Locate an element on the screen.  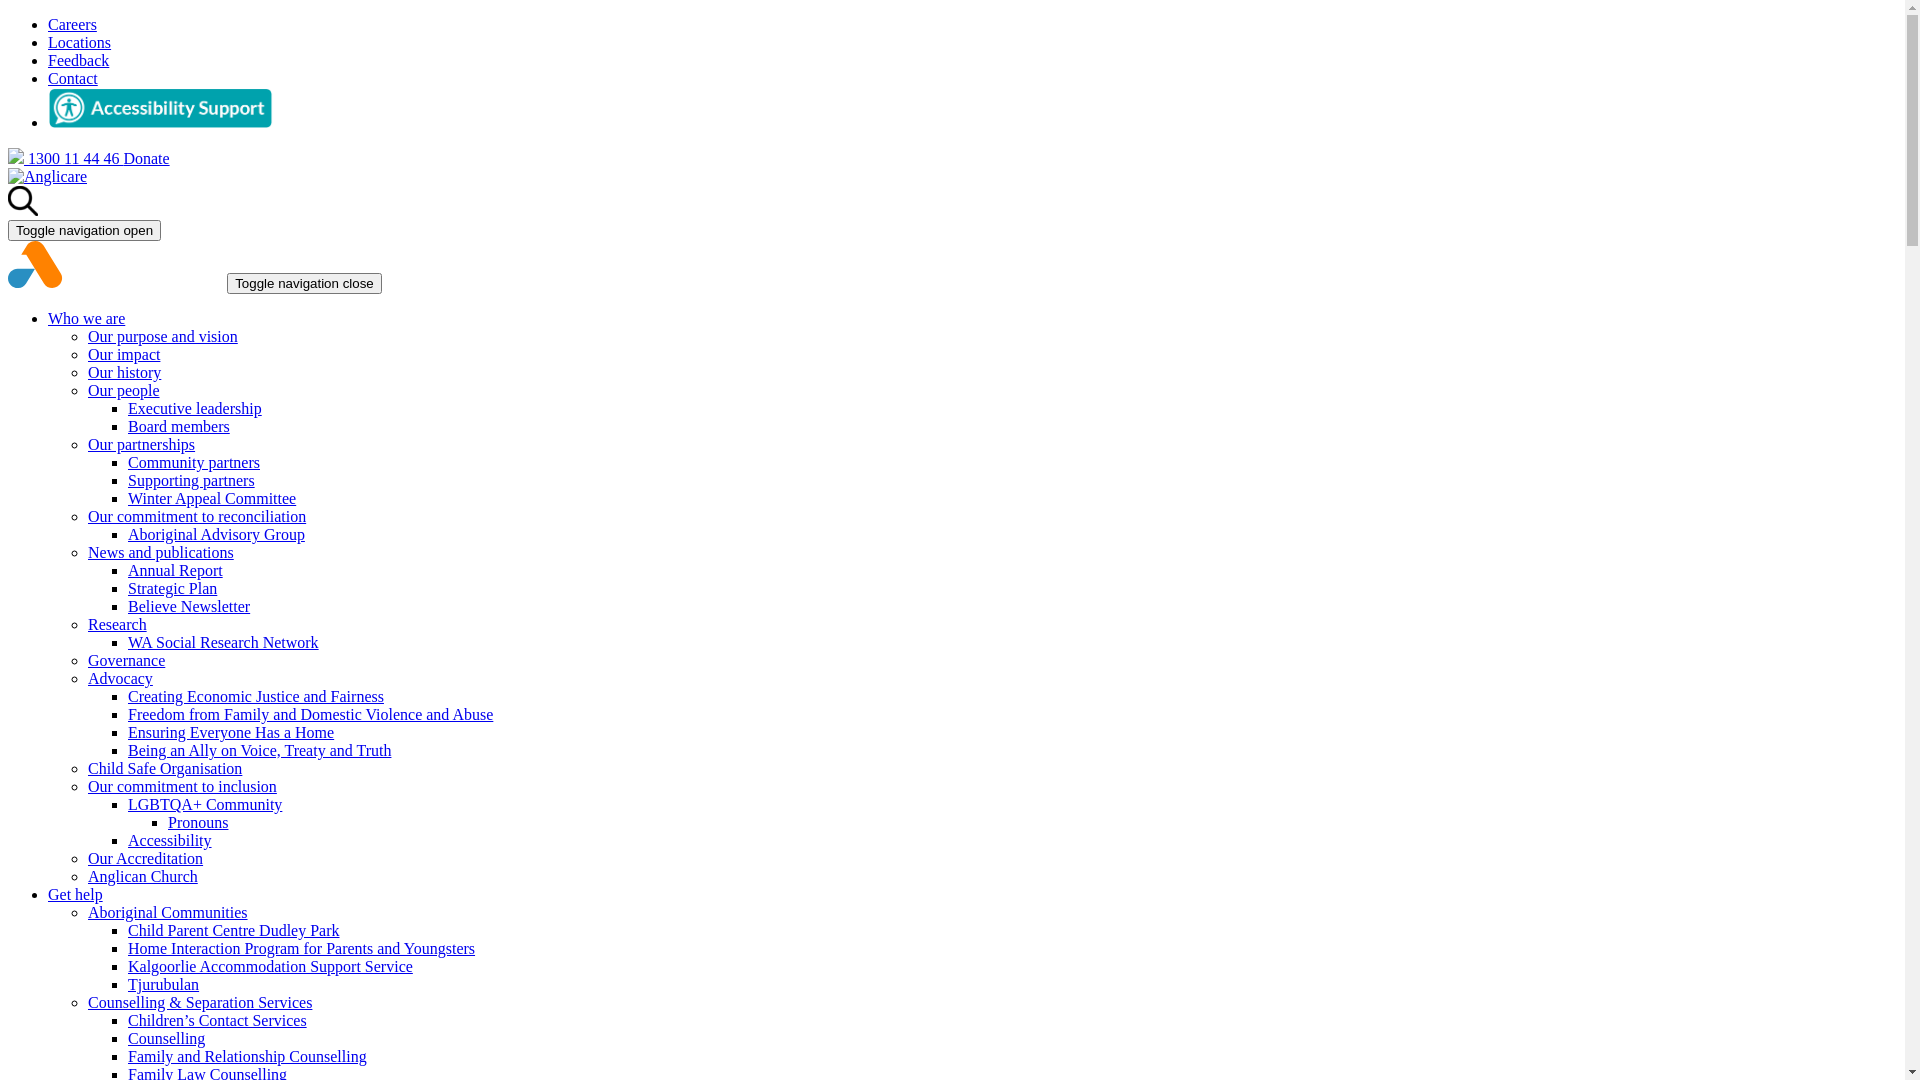
'Feedback' is located at coordinates (78, 59).